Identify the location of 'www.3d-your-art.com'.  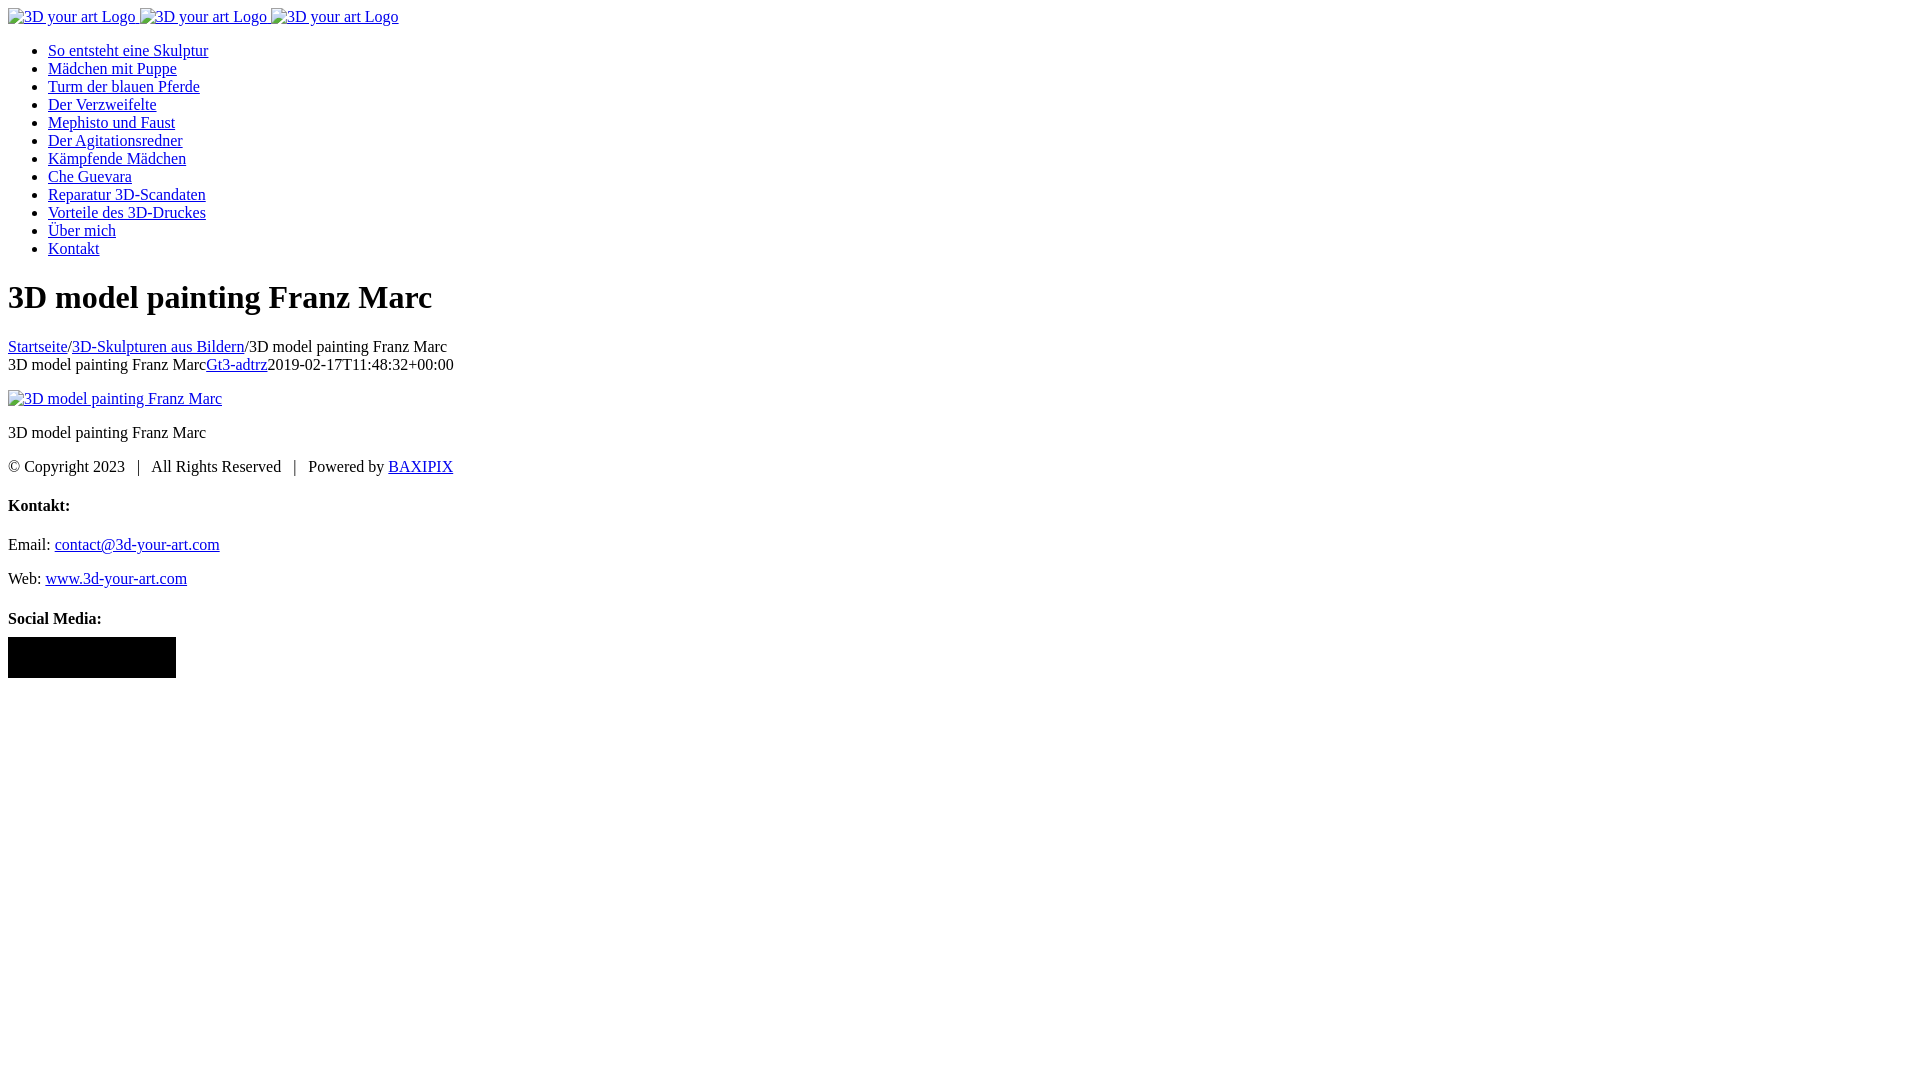
(114, 578).